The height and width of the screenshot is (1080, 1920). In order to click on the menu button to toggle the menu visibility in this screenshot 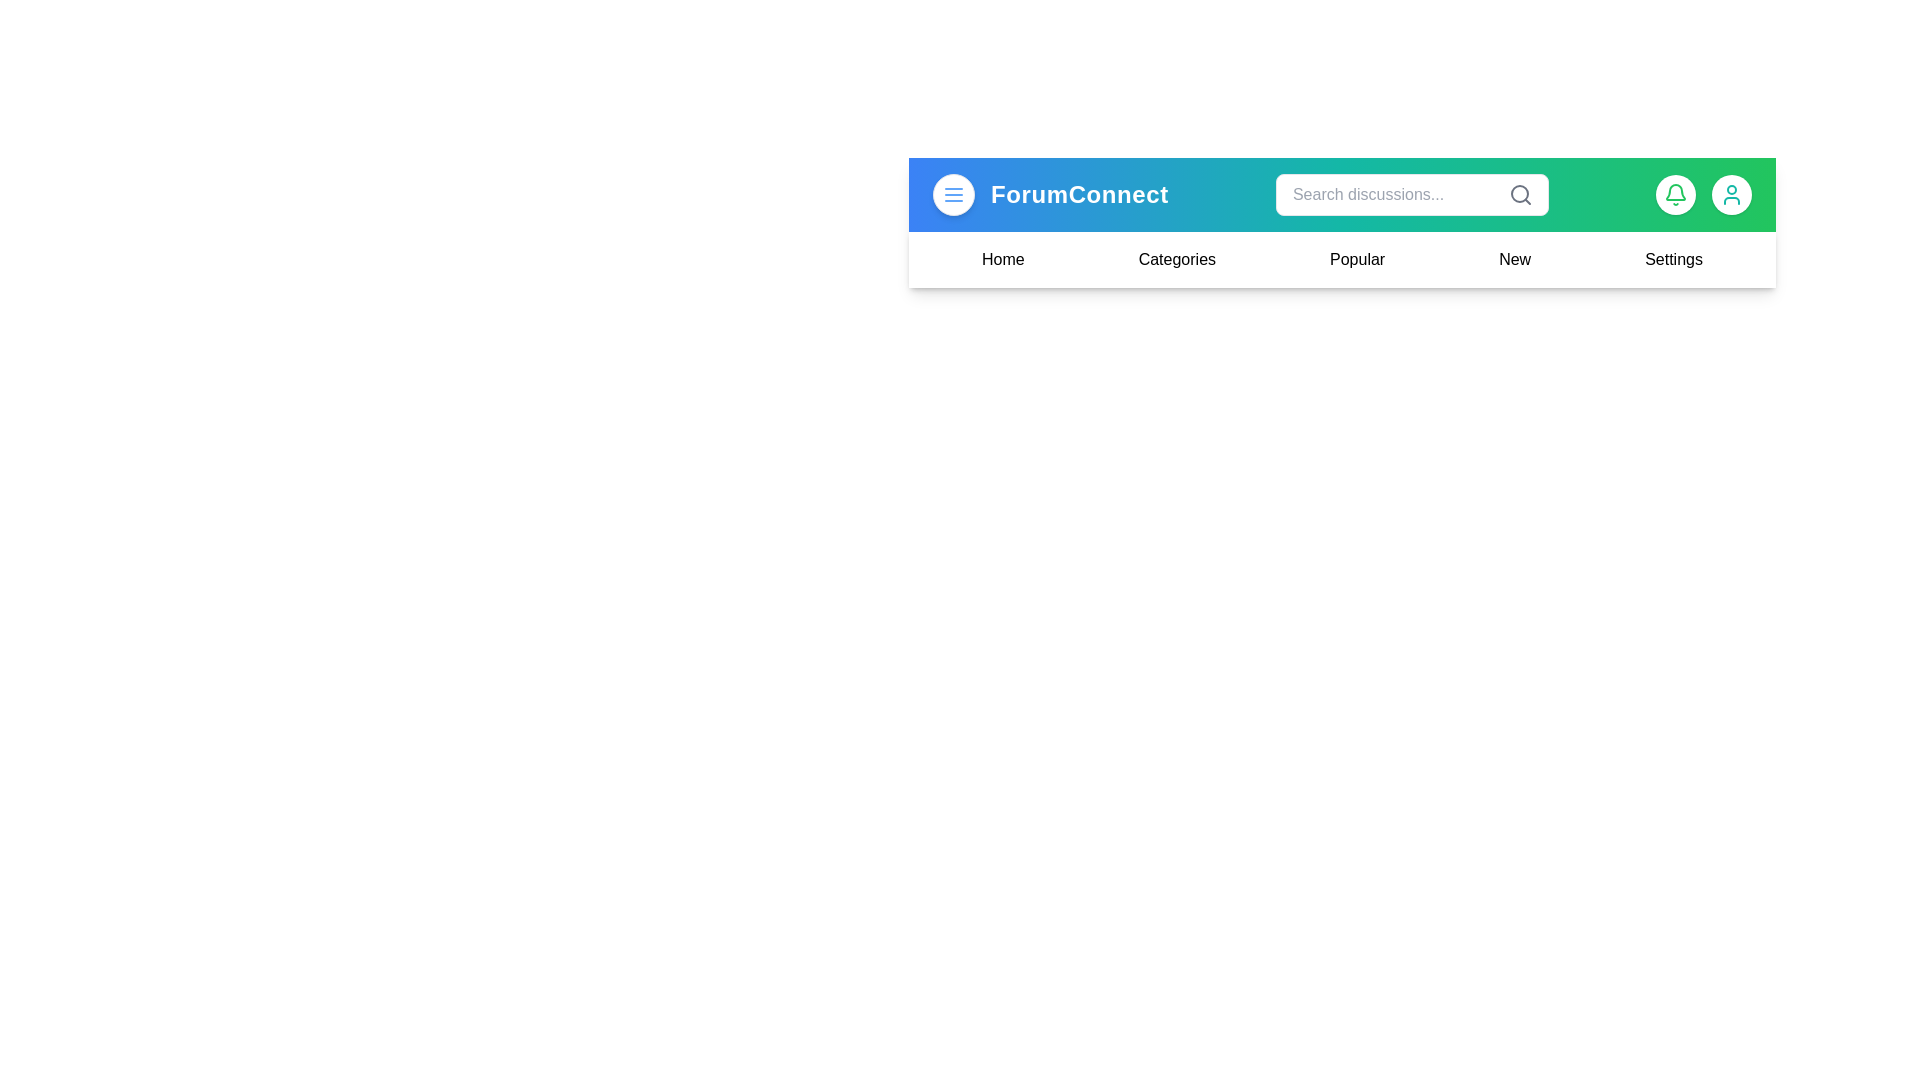, I will do `click(953, 195)`.